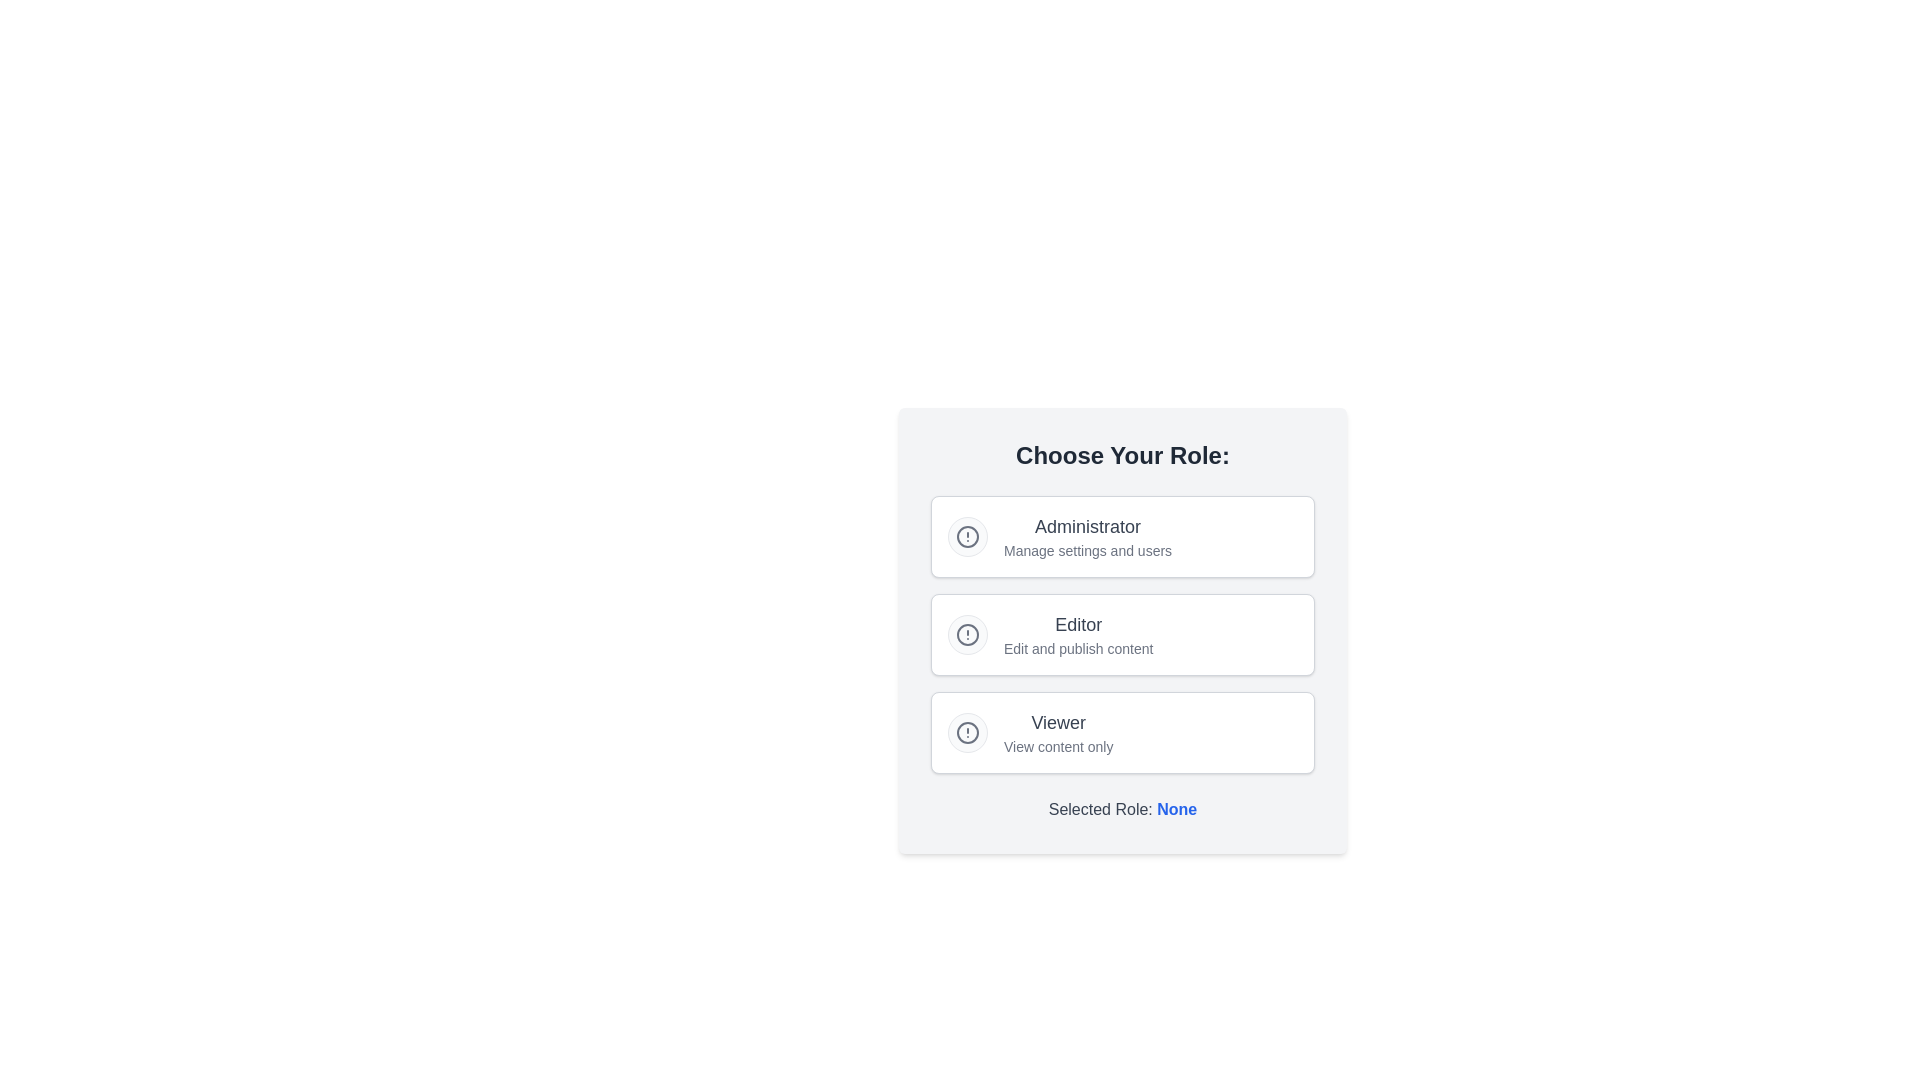  Describe the element at coordinates (1077, 648) in the screenshot. I see `the text label displaying 'Edit and publish content', which is styled as a descriptive subtitle located directly beneath the title 'Editor'` at that location.